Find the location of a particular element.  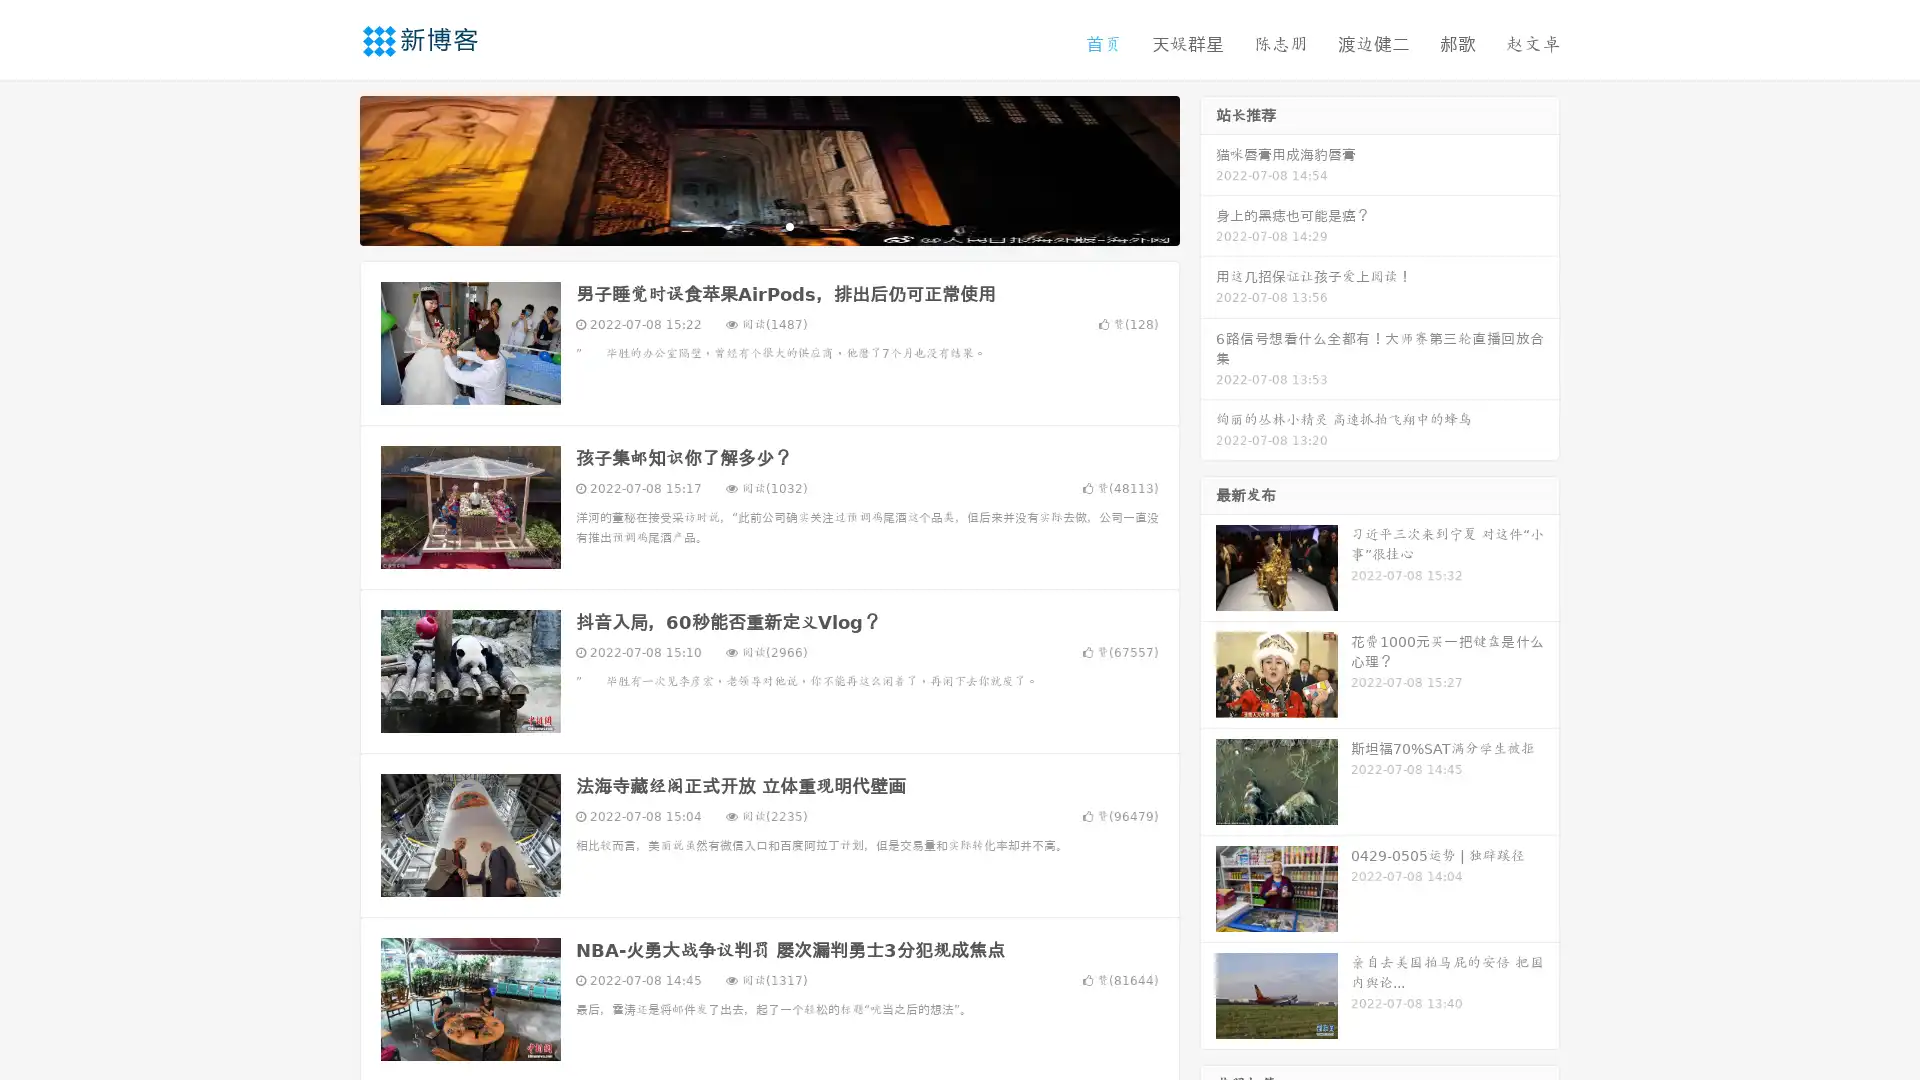

Next slide is located at coordinates (1208, 168).